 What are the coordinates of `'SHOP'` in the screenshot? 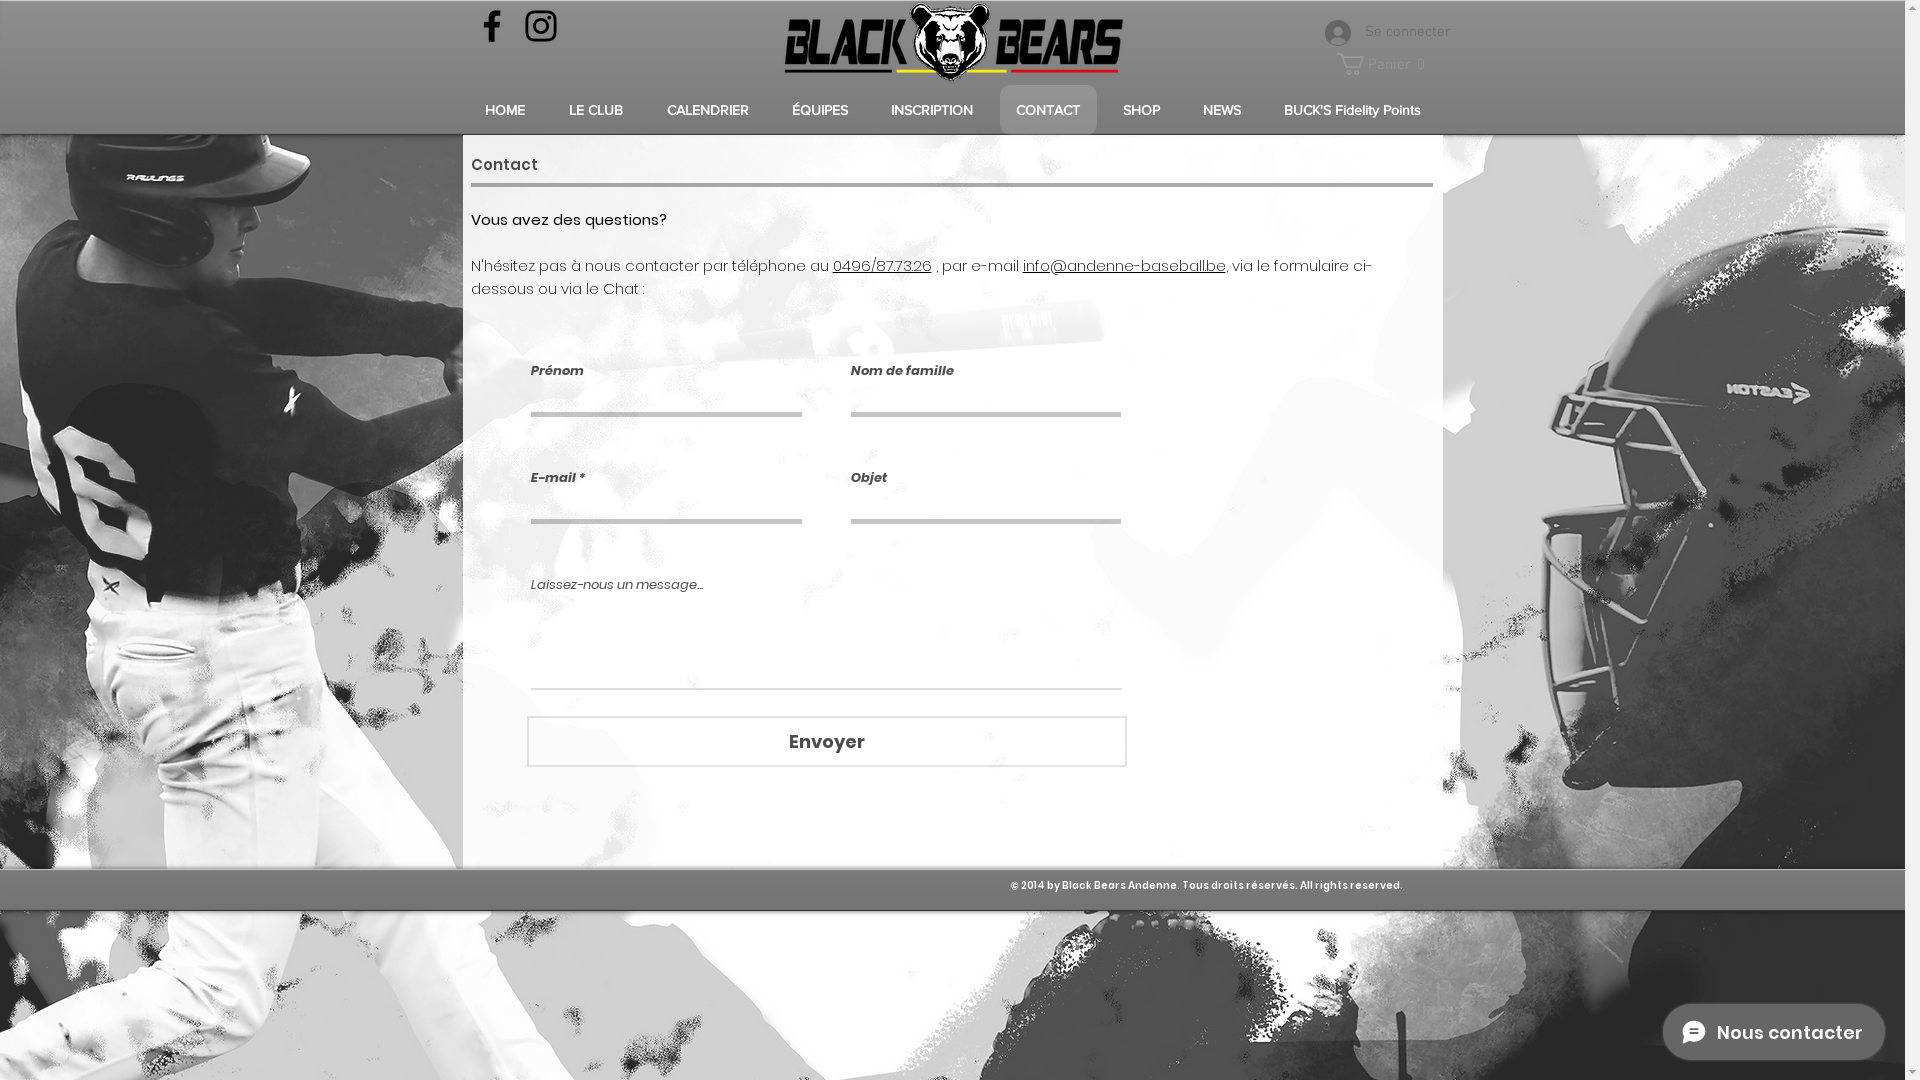 It's located at (1141, 110).